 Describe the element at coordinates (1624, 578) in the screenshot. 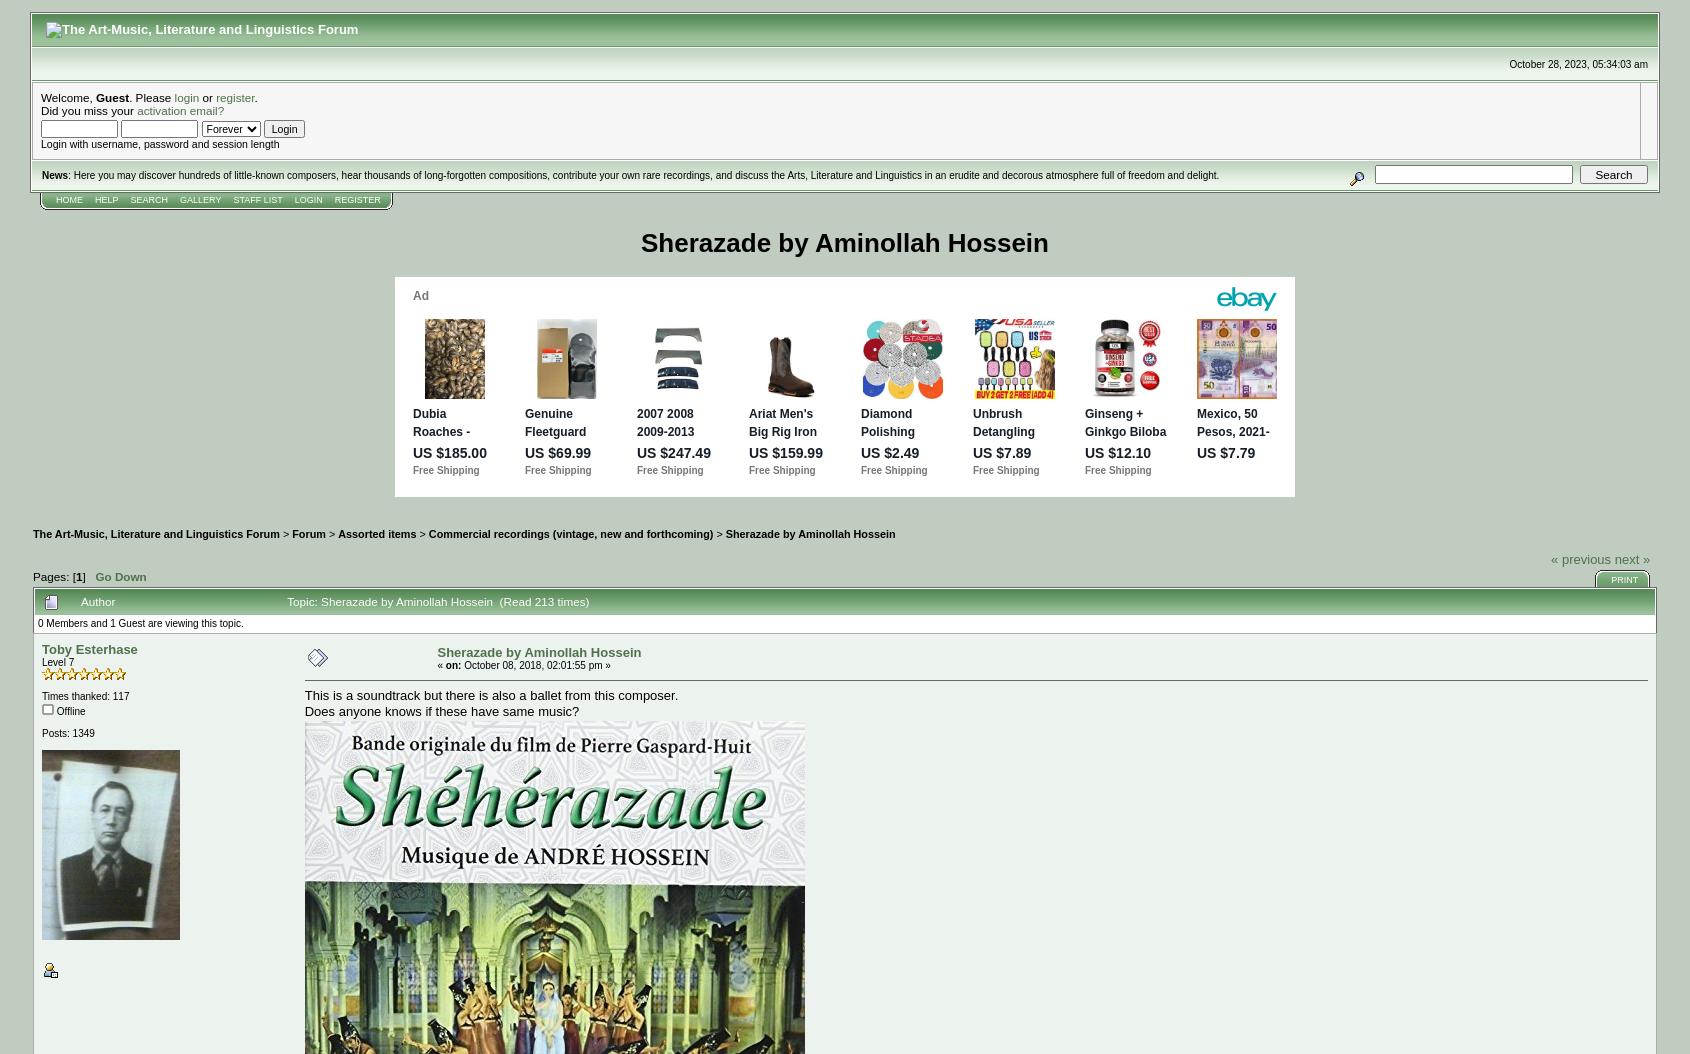

I see `'Print'` at that location.